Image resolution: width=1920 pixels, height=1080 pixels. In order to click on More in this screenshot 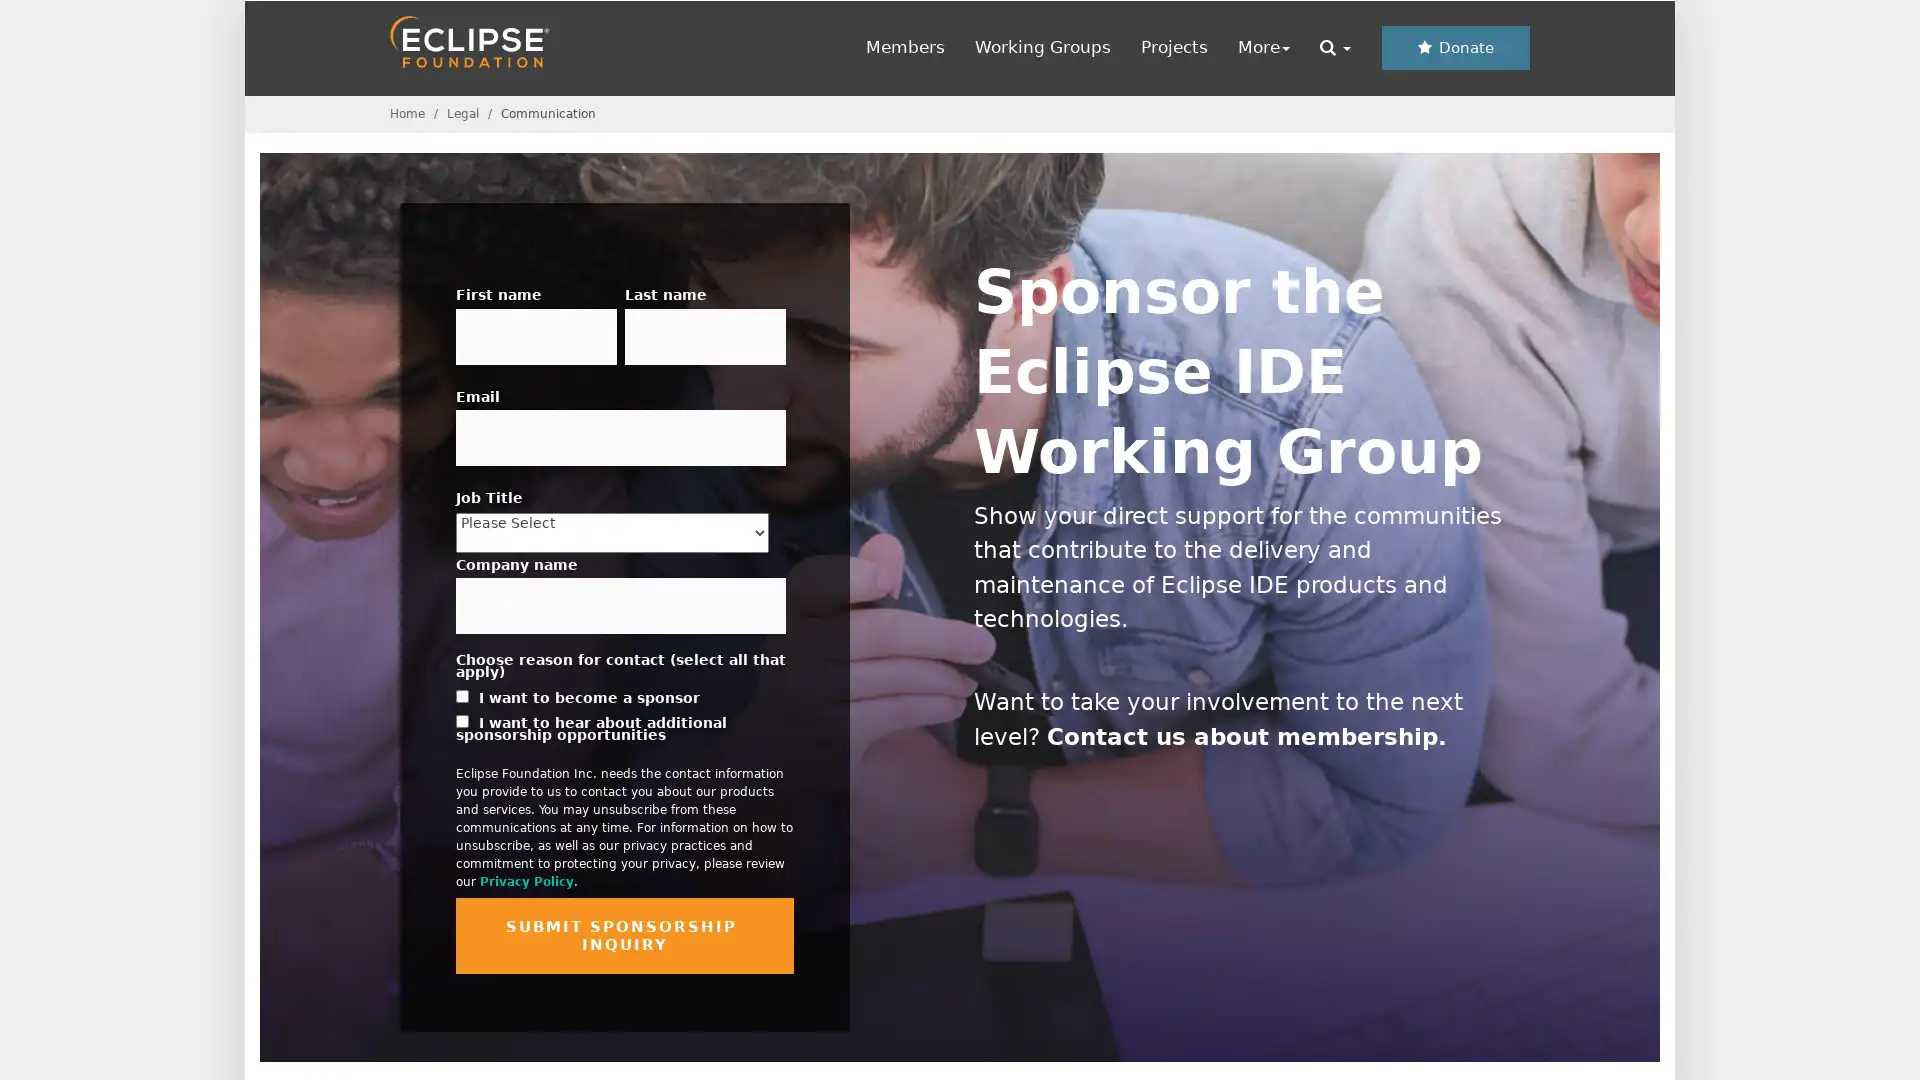, I will do `click(1262, 46)`.